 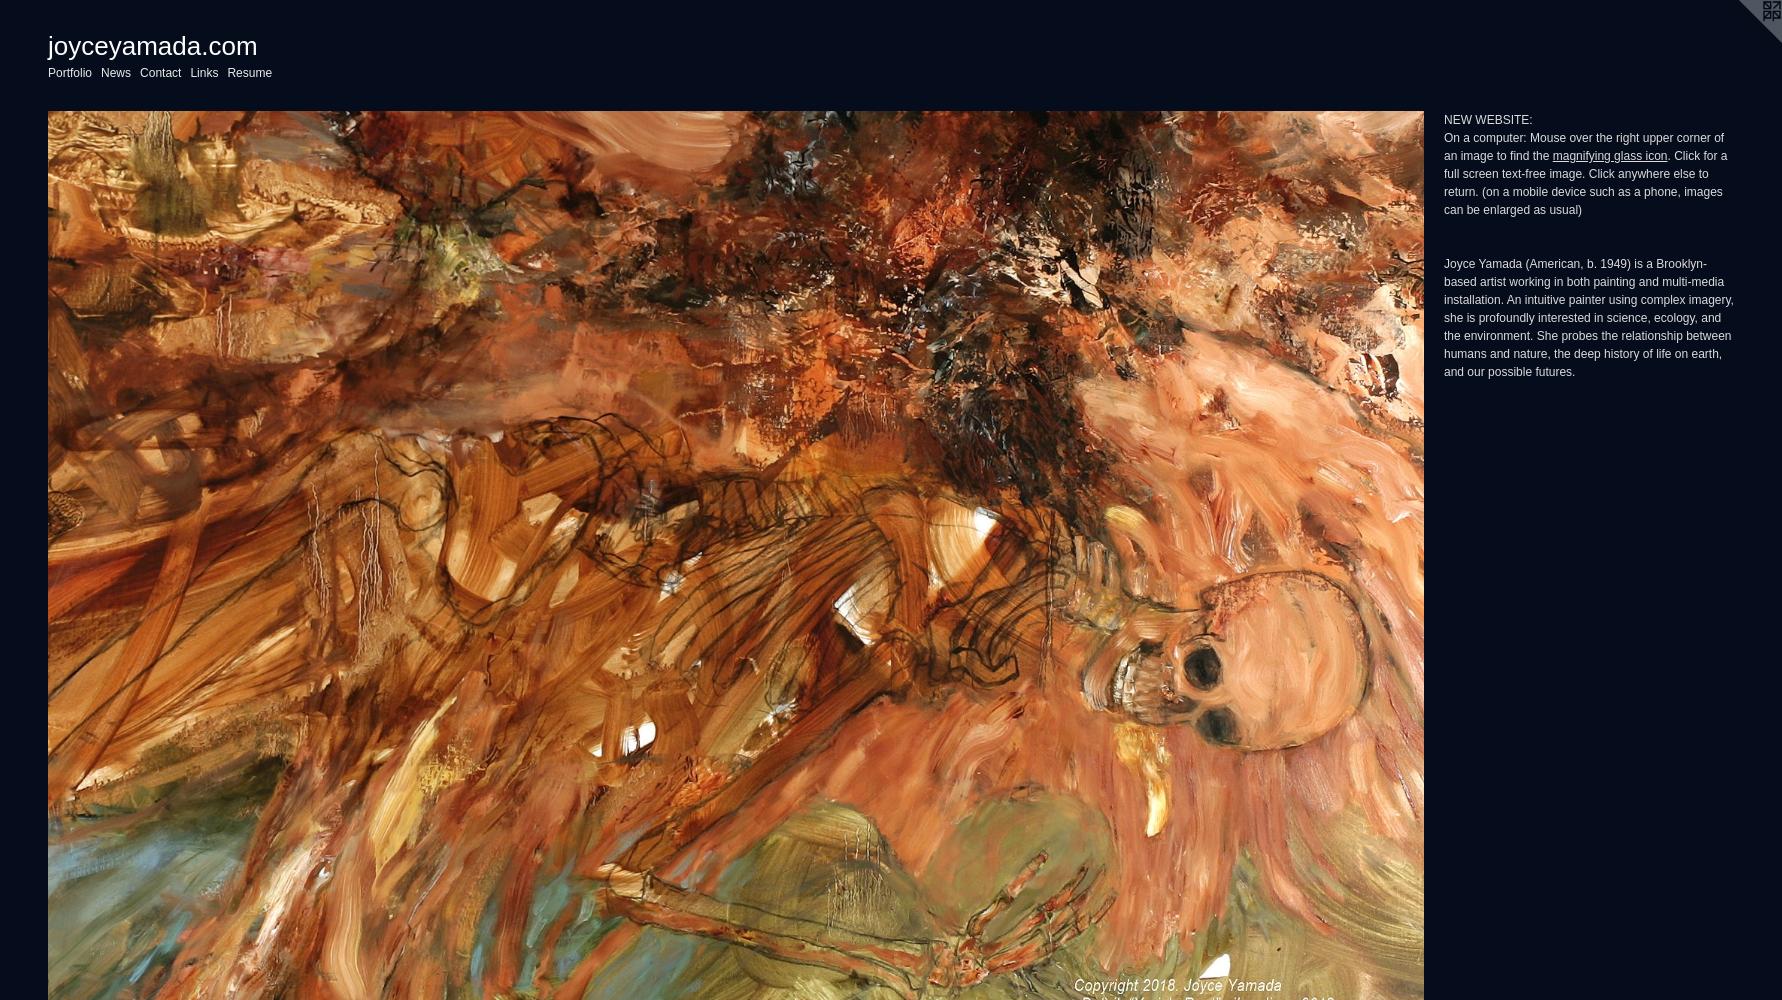 What do you see at coordinates (1583, 147) in the screenshot?
I see `'On a computer: Mouse over the right upper corner of an image to find the'` at bounding box center [1583, 147].